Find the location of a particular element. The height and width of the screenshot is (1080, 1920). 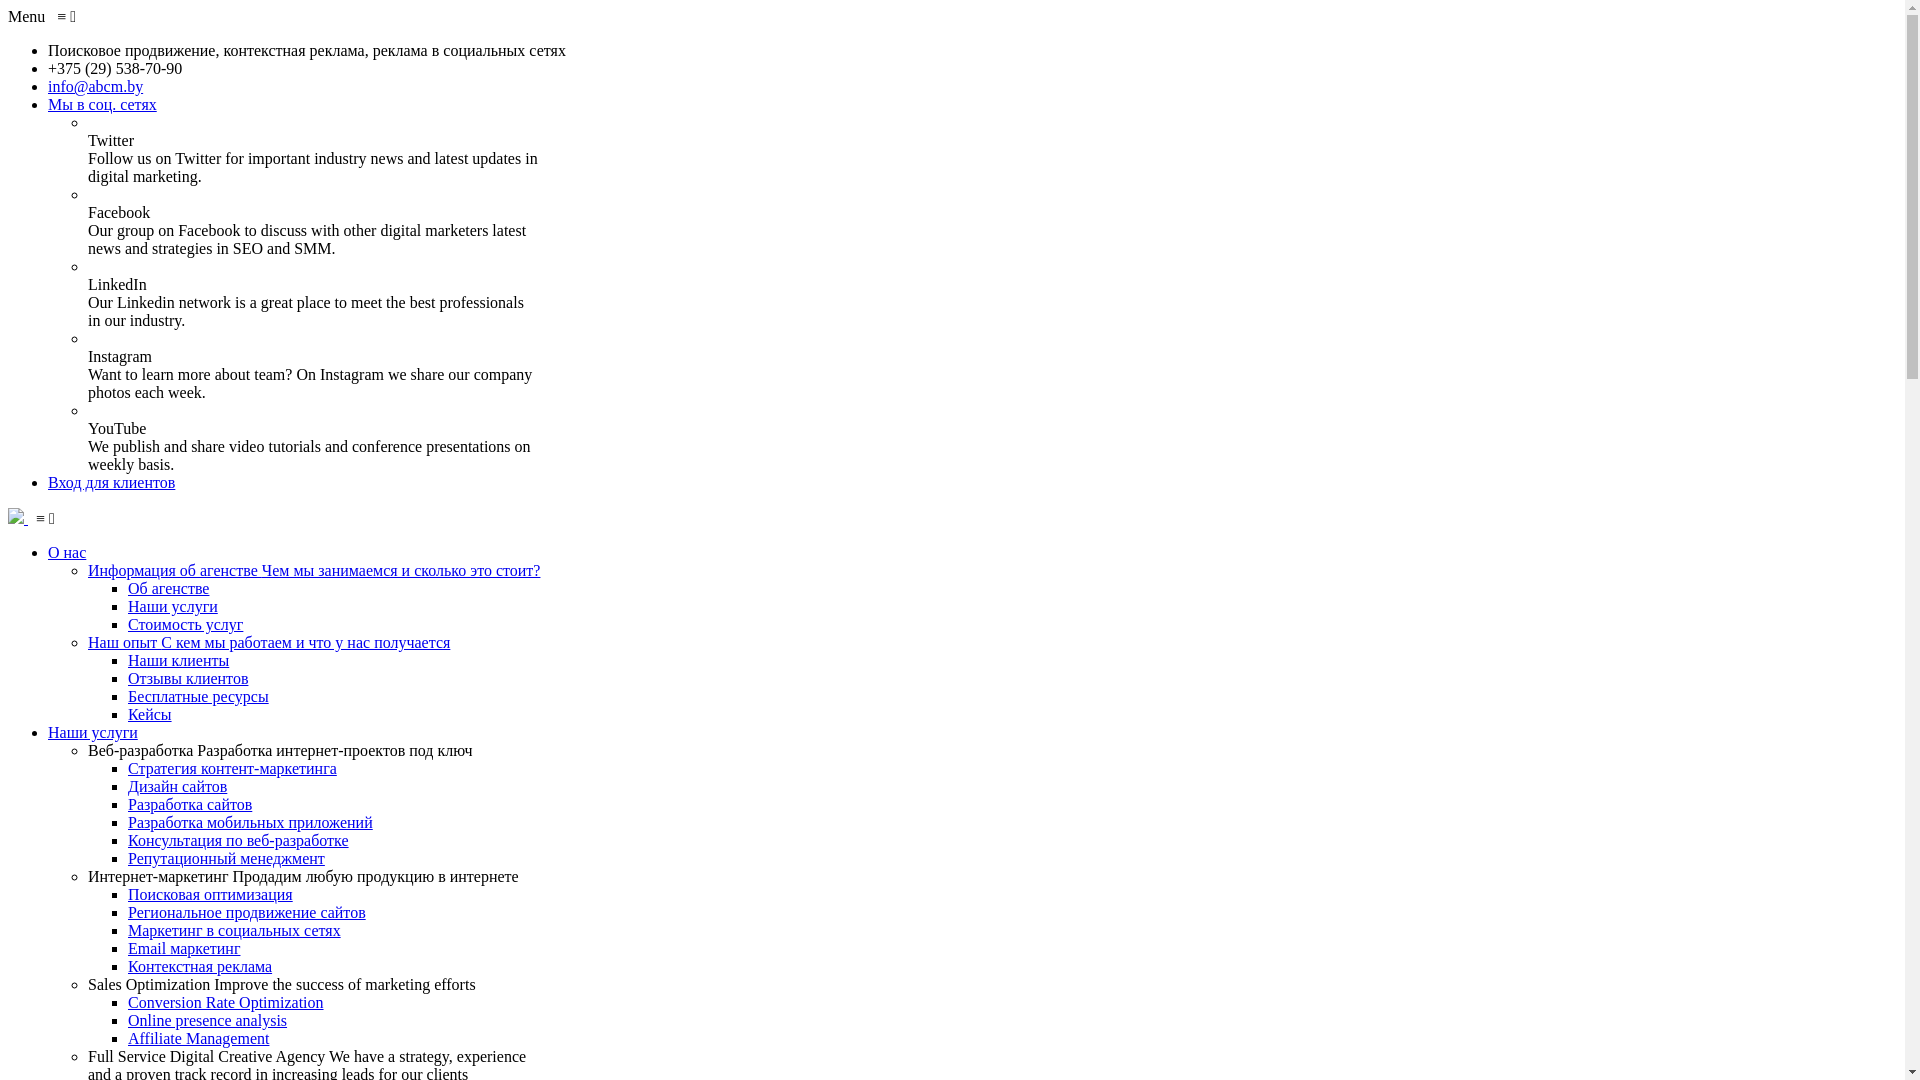

'Affiliate Management' is located at coordinates (198, 1037).